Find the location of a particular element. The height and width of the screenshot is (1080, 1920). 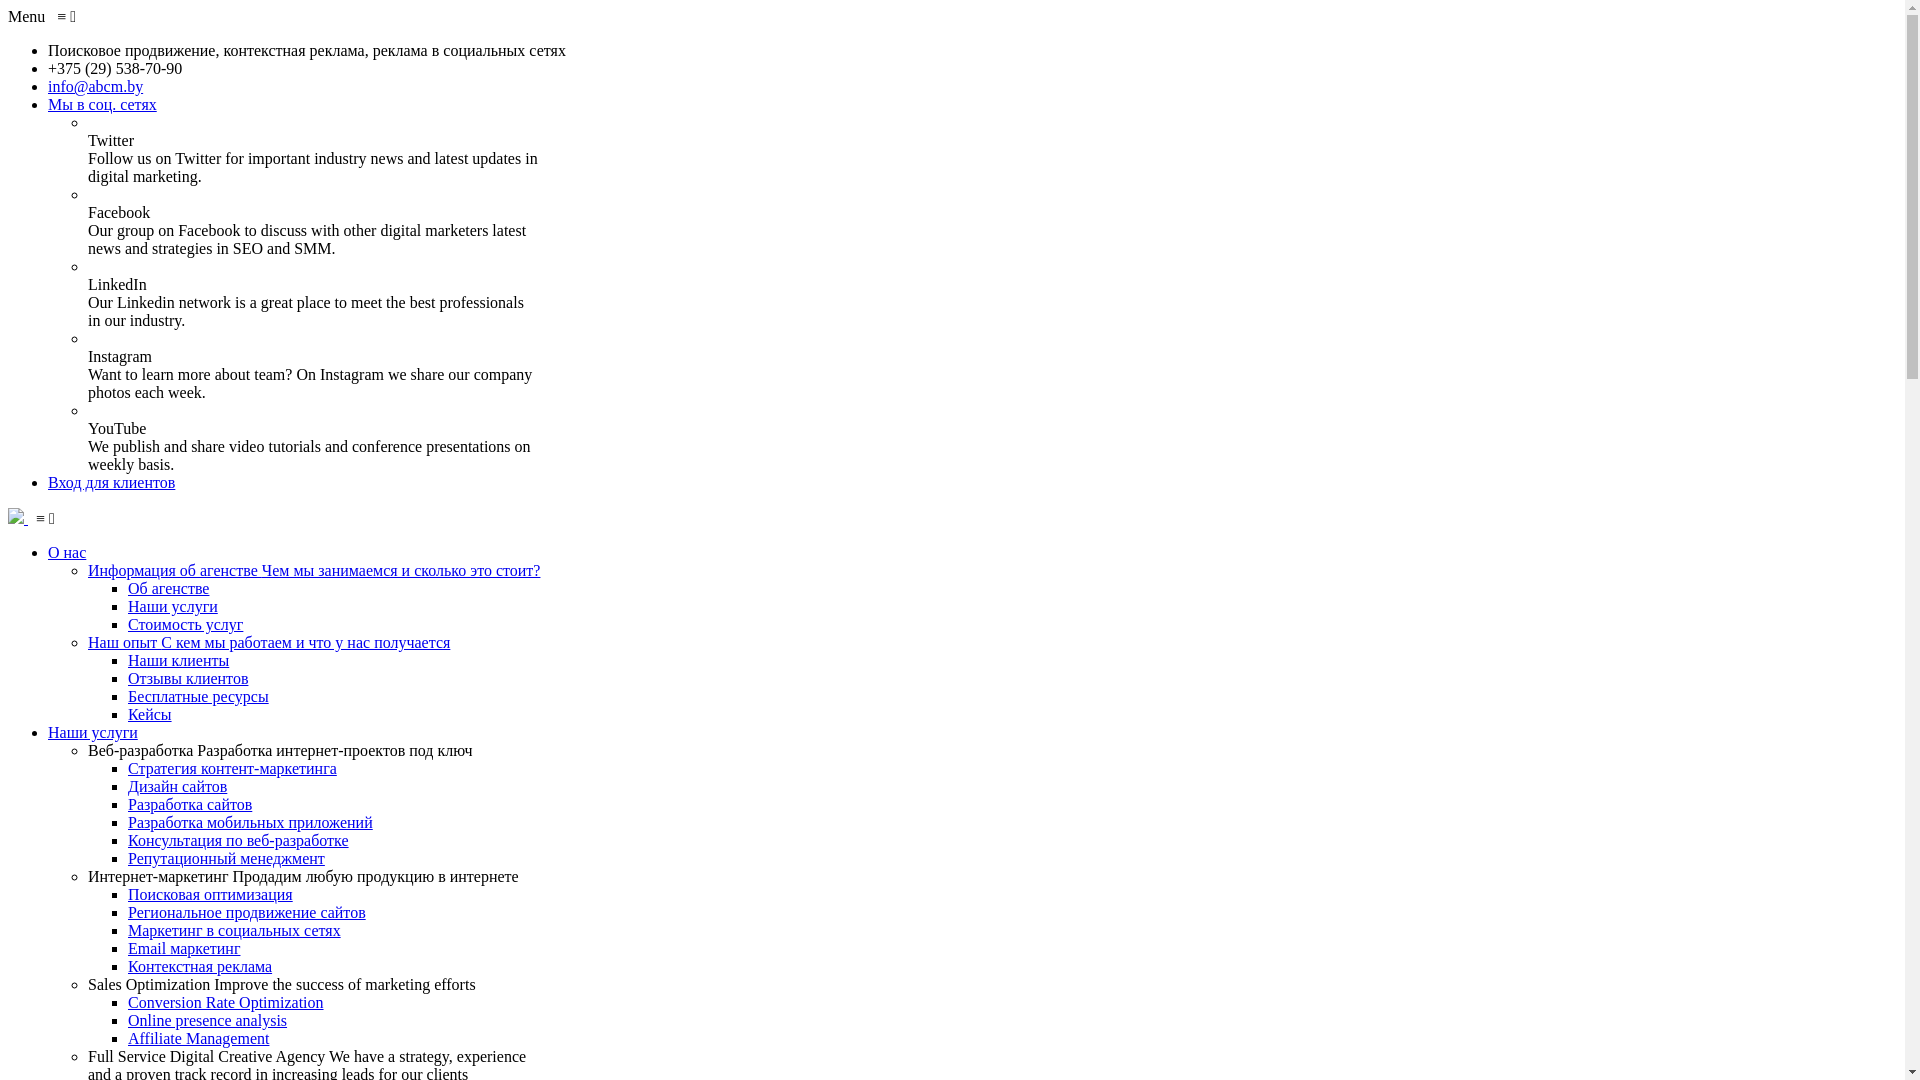

'Affiliate Management' is located at coordinates (198, 1037).